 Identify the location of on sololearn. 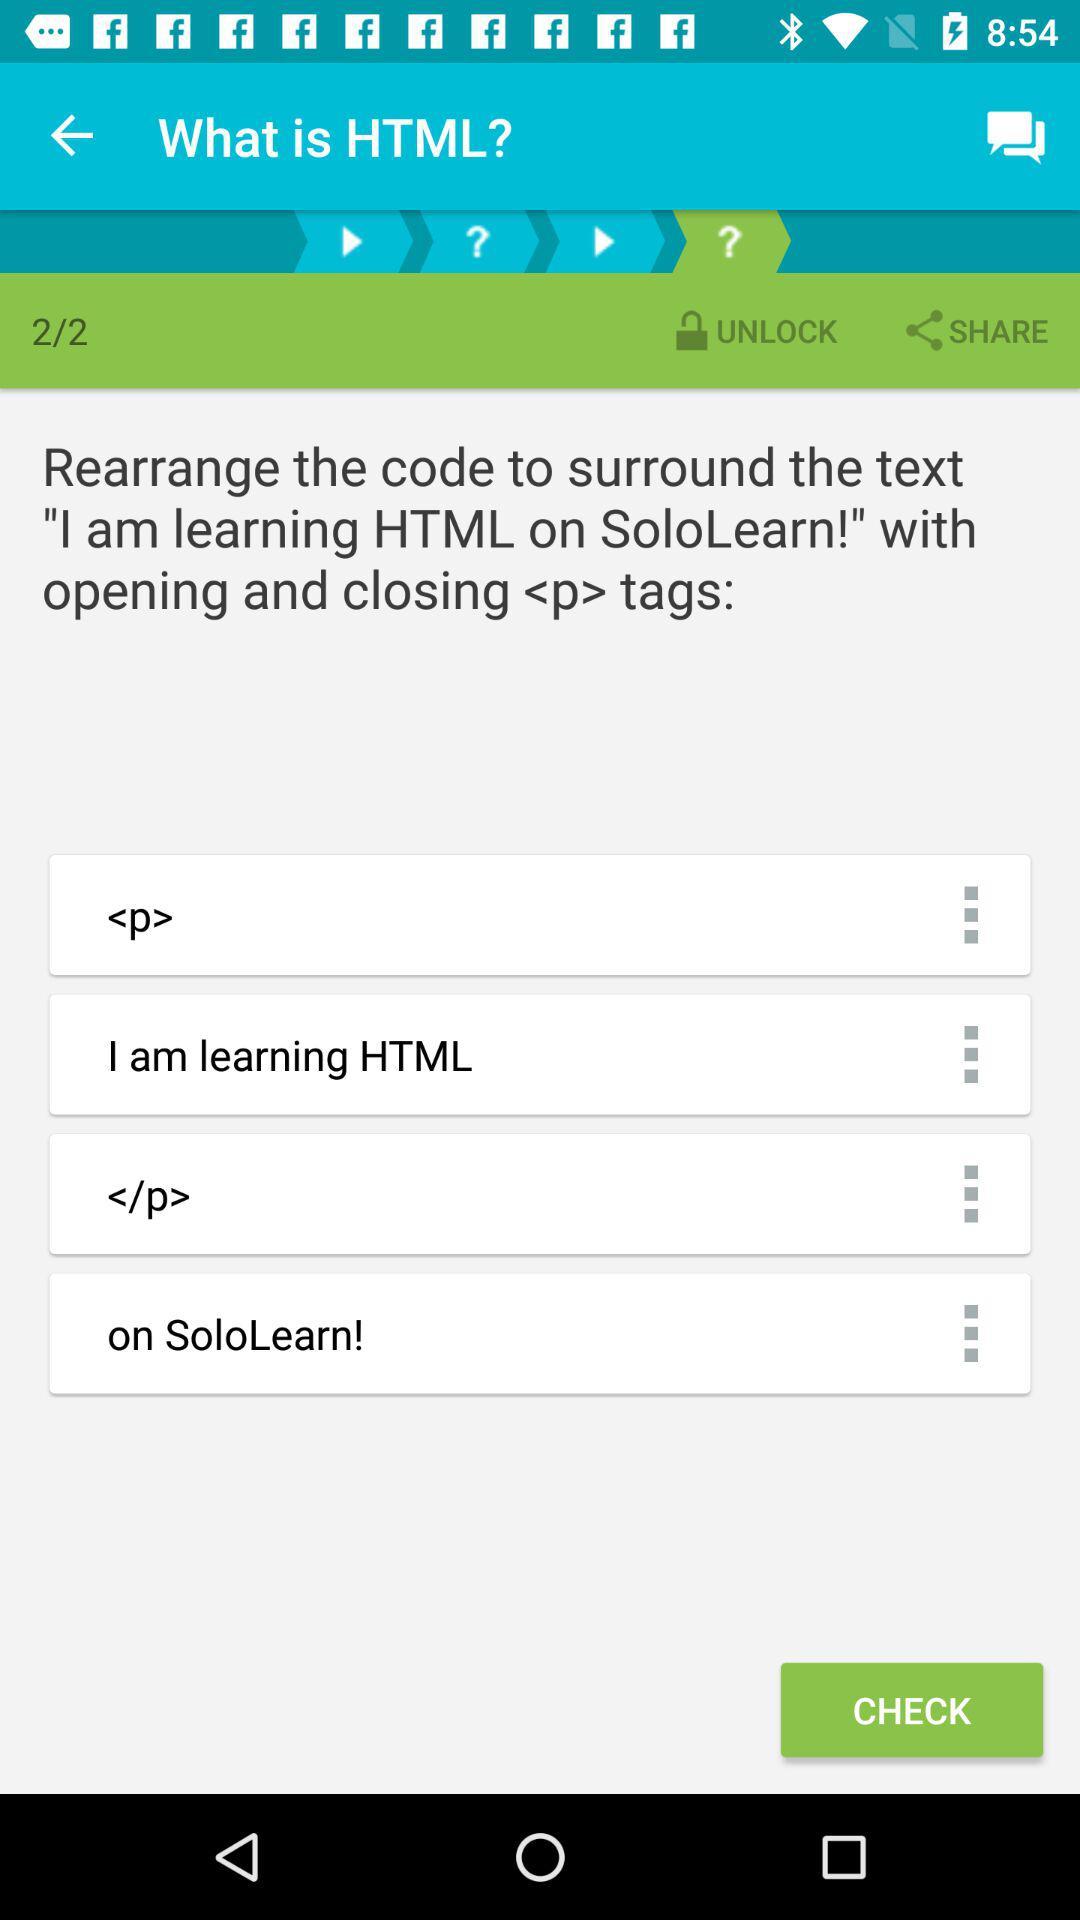
(540, 1333).